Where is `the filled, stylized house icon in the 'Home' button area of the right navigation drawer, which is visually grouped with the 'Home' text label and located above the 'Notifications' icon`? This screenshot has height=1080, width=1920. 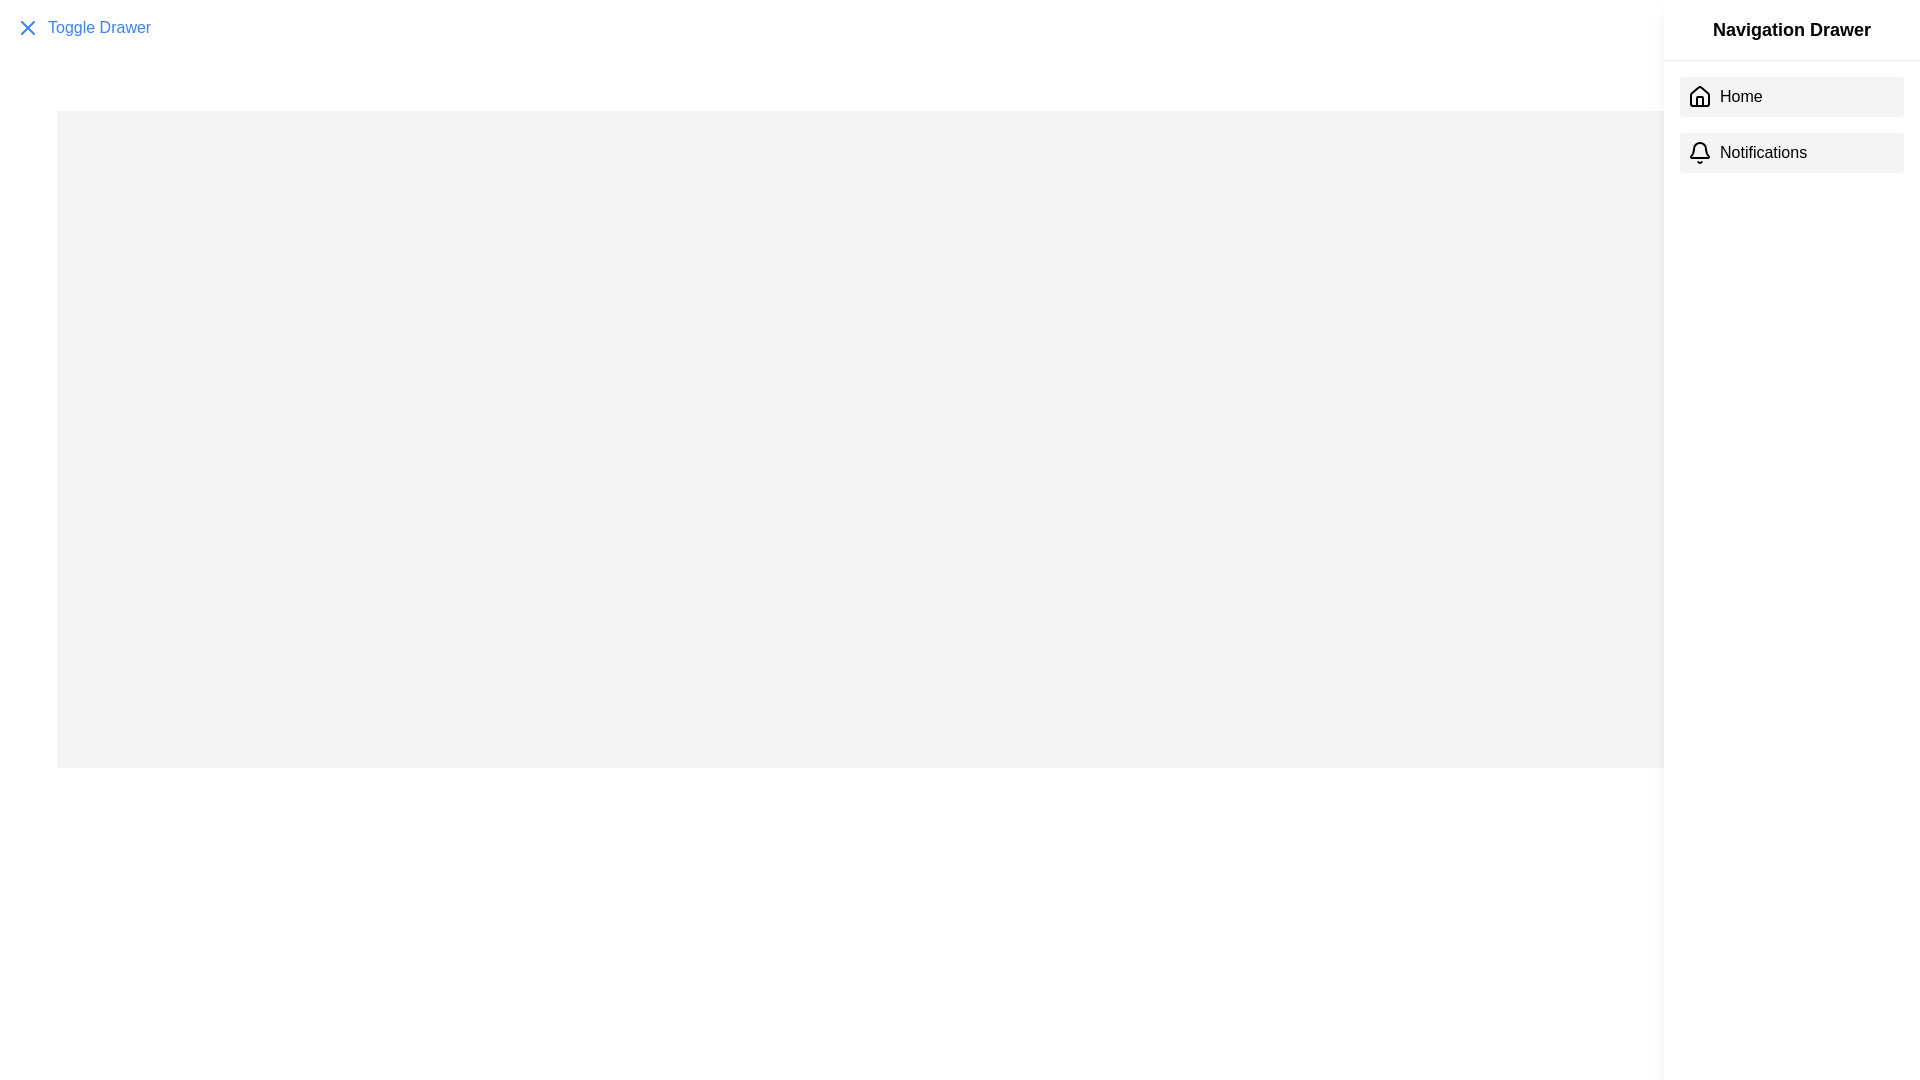 the filled, stylized house icon in the 'Home' button area of the right navigation drawer, which is visually grouped with the 'Home' text label and located above the 'Notifications' icon is located at coordinates (1698, 96).